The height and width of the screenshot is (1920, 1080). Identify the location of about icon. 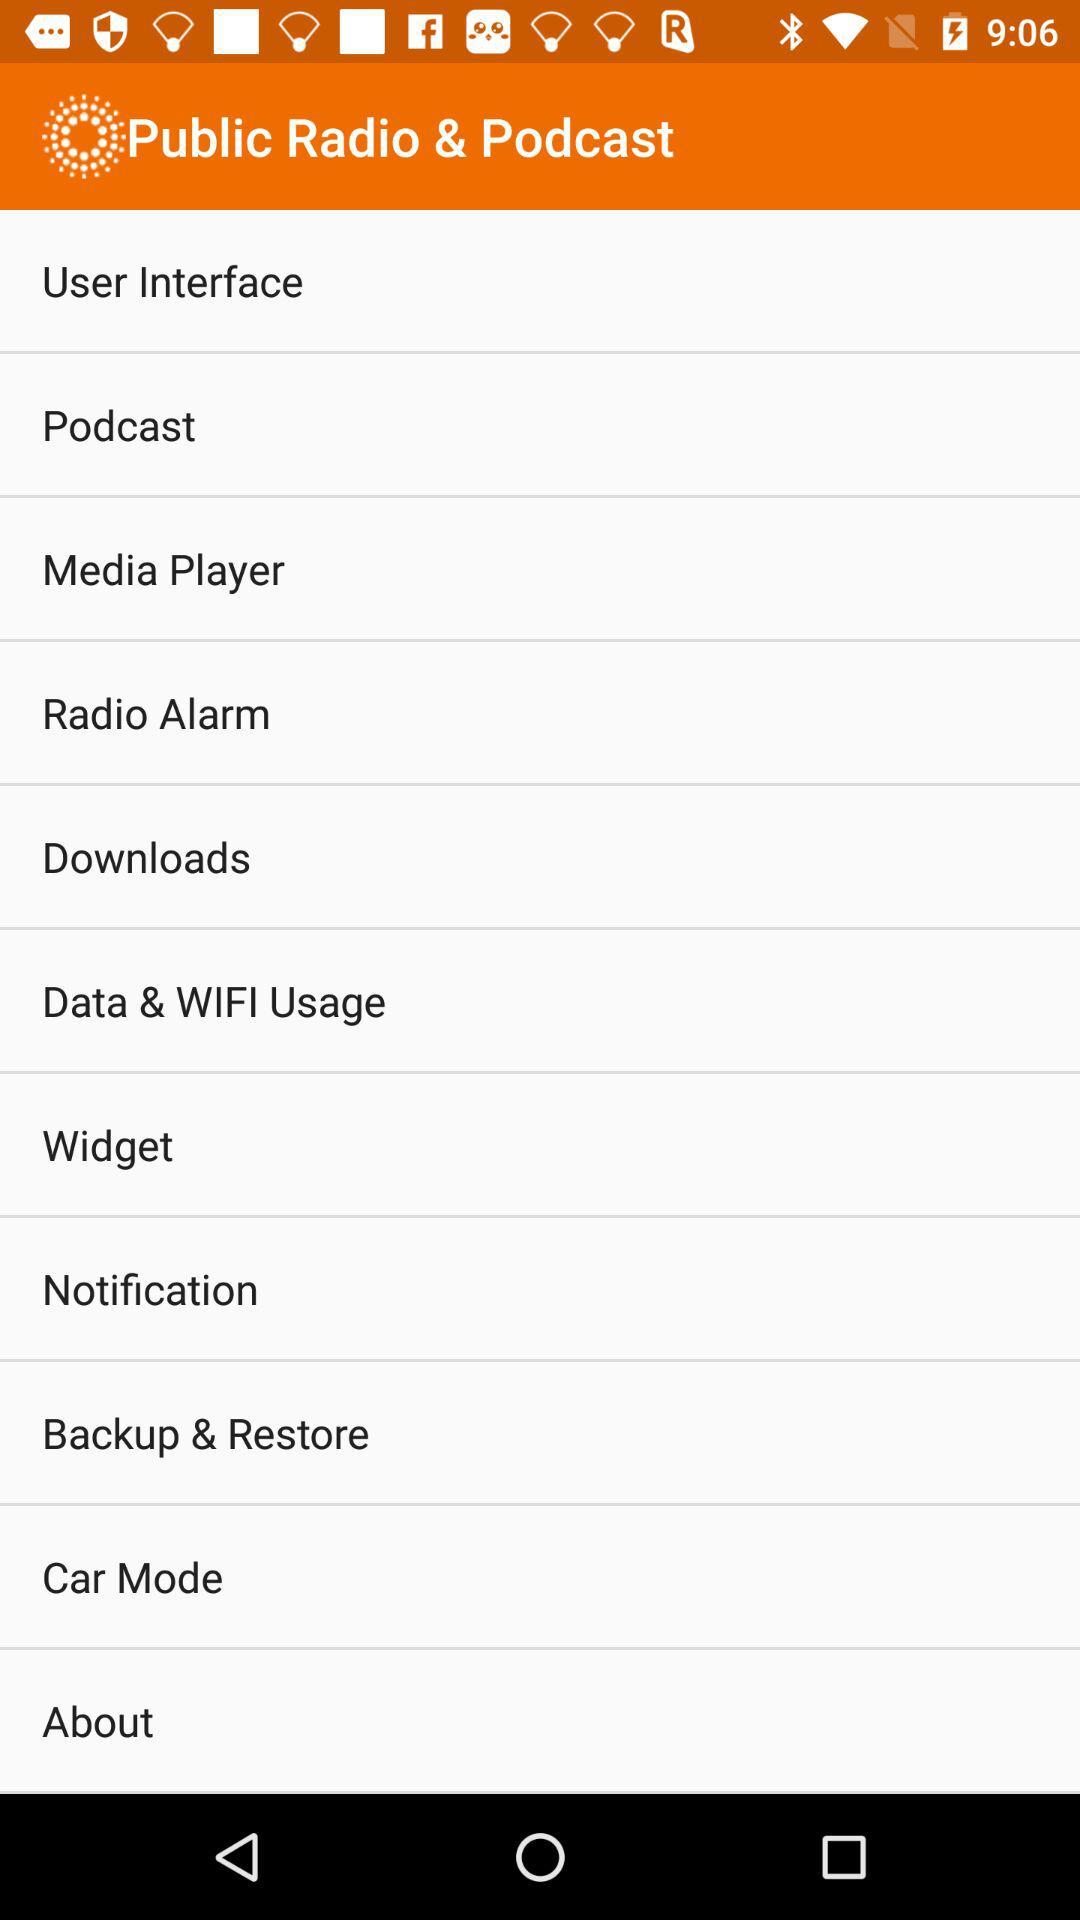
(97, 1719).